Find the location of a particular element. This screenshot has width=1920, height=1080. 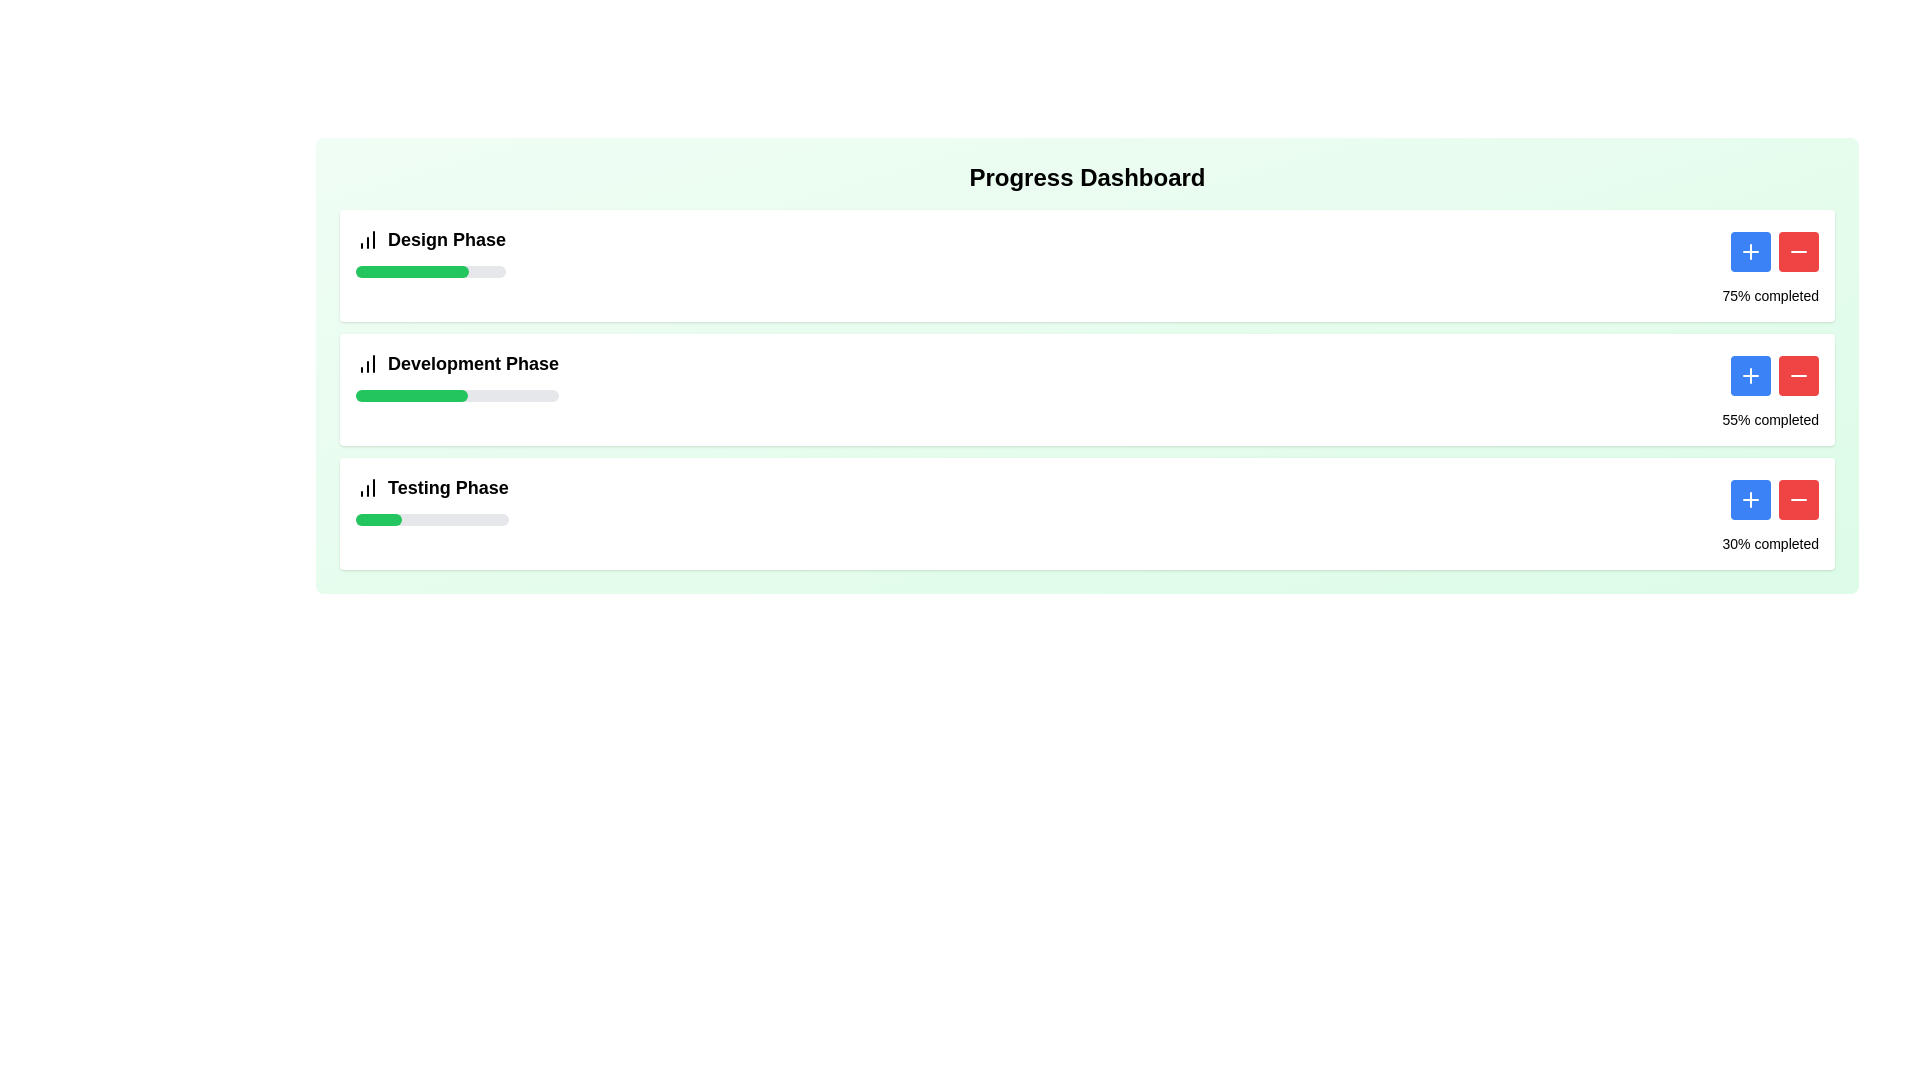

the progress bar indicating 75% completion located under the 'Design Phase' text is located at coordinates (430, 272).